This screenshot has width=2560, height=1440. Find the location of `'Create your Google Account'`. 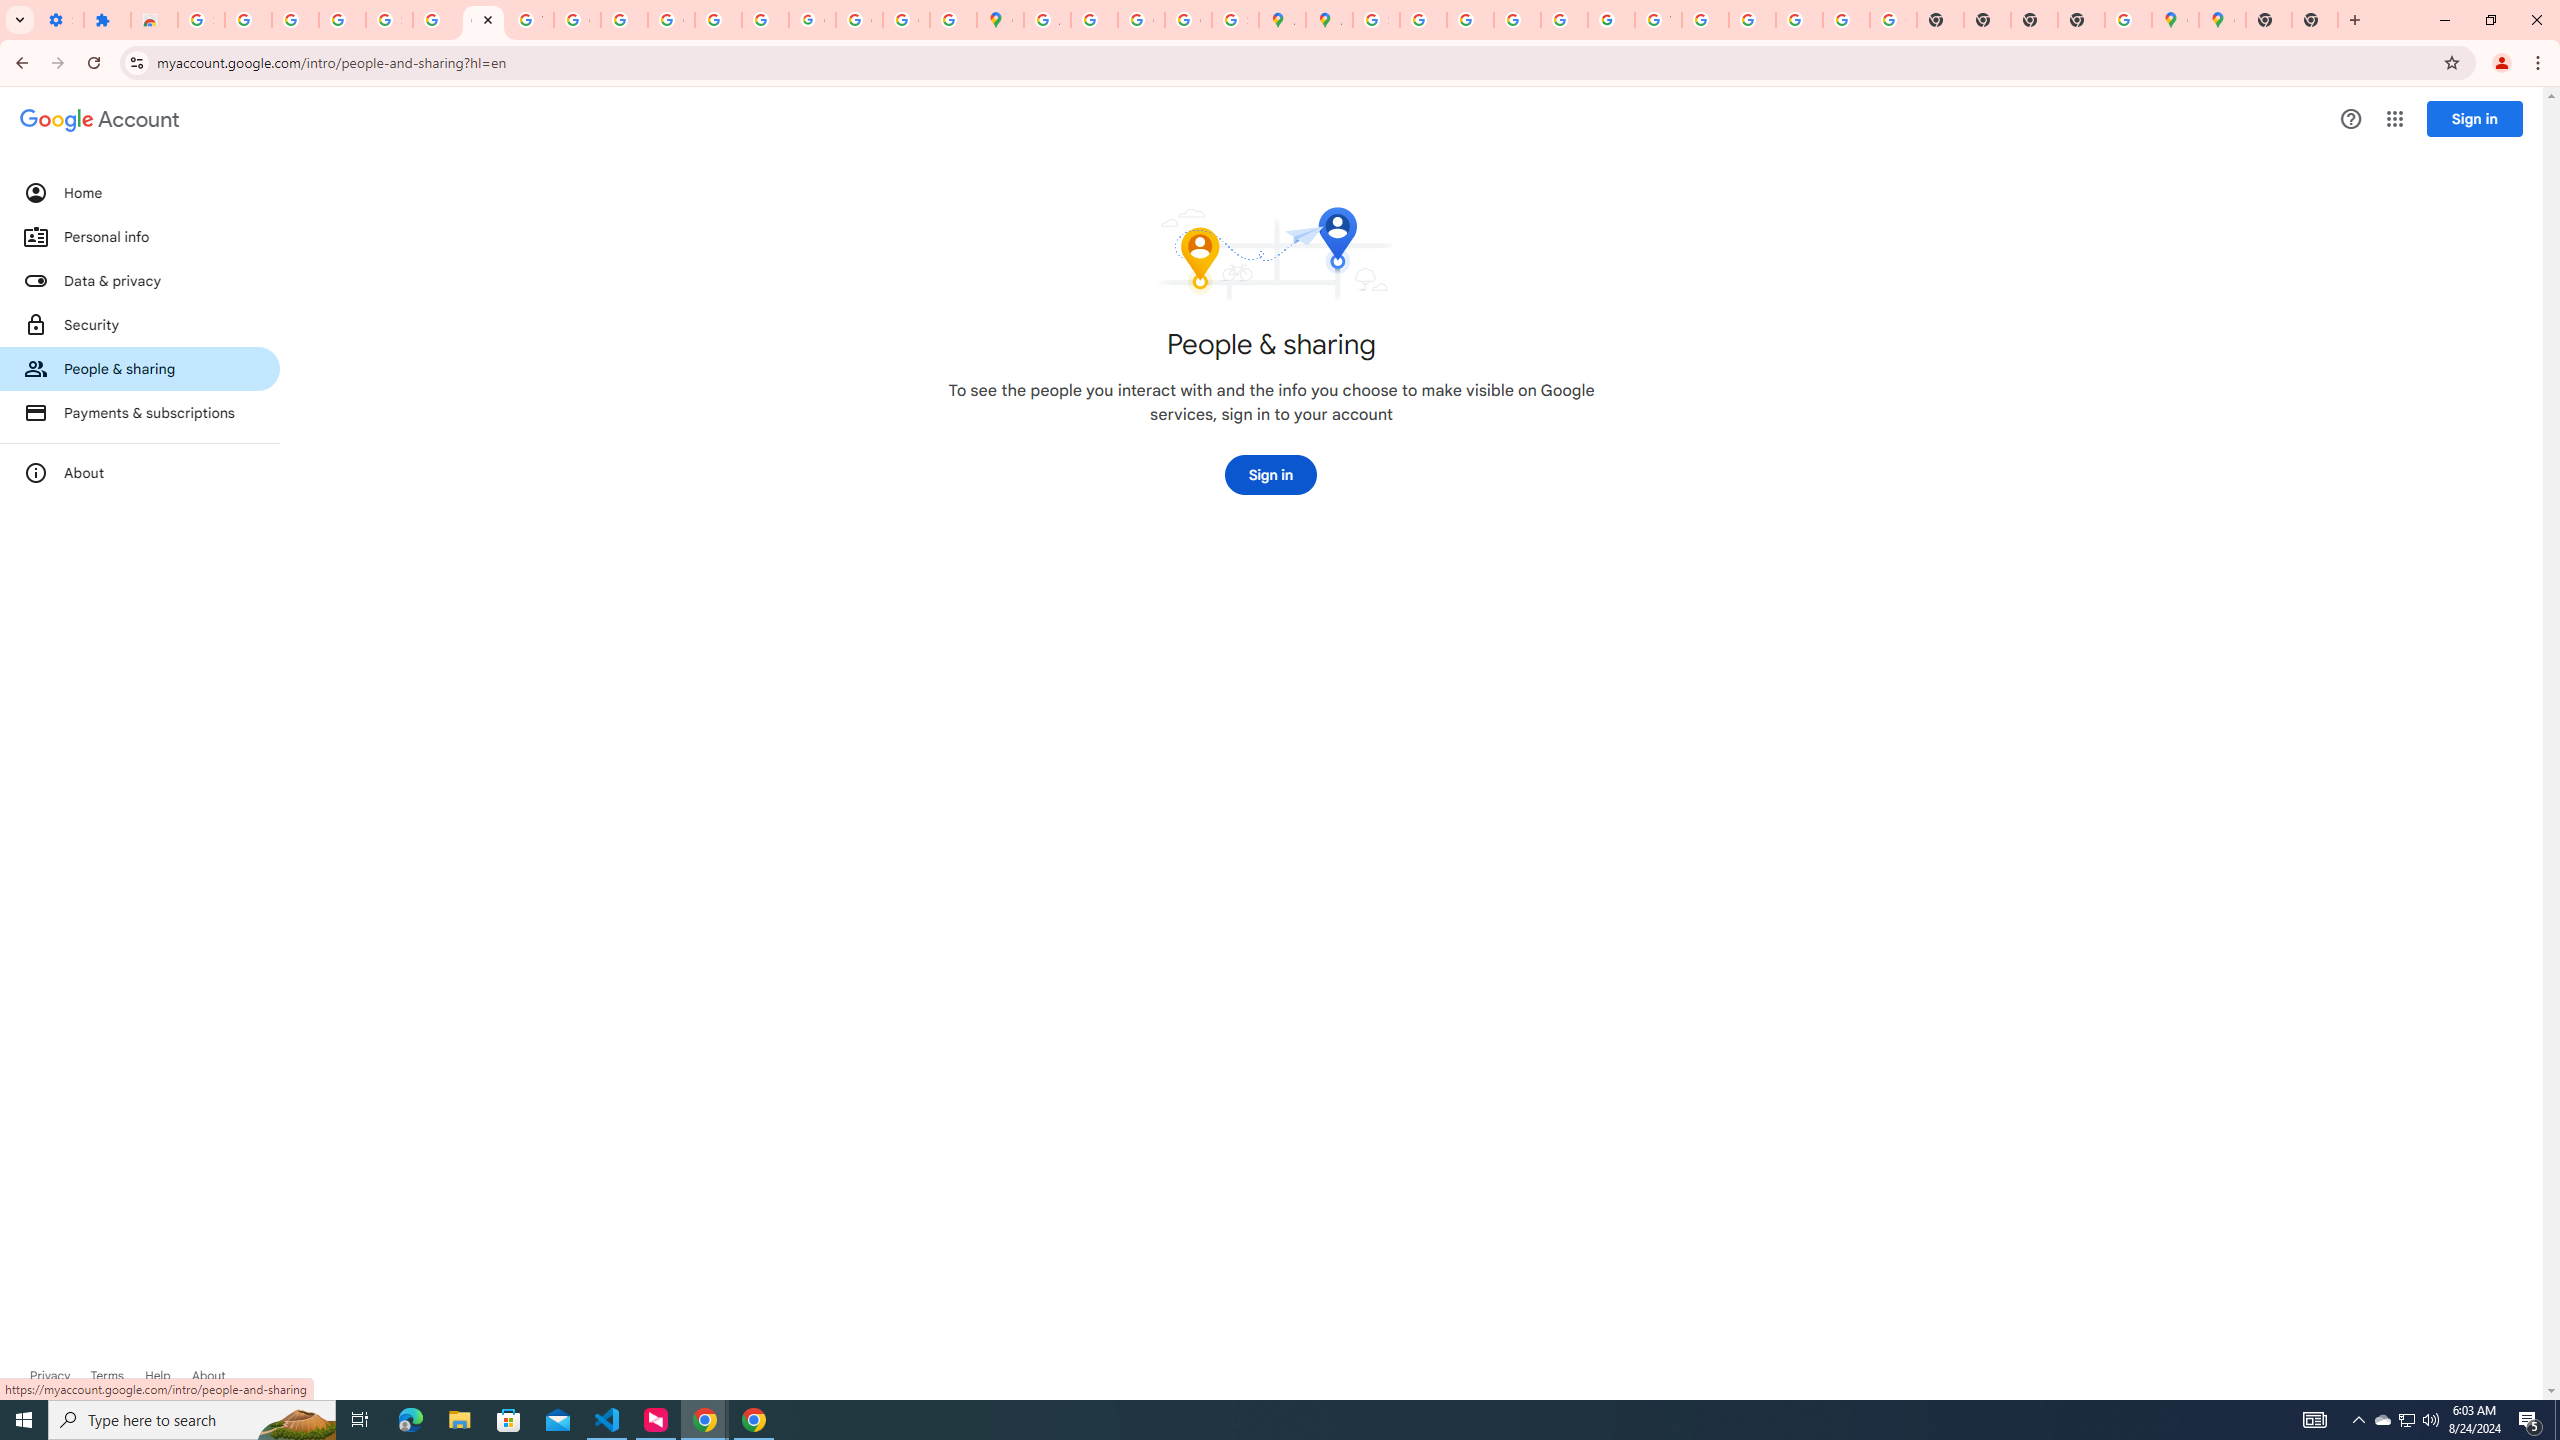

'Create your Google Account' is located at coordinates (1141, 19).